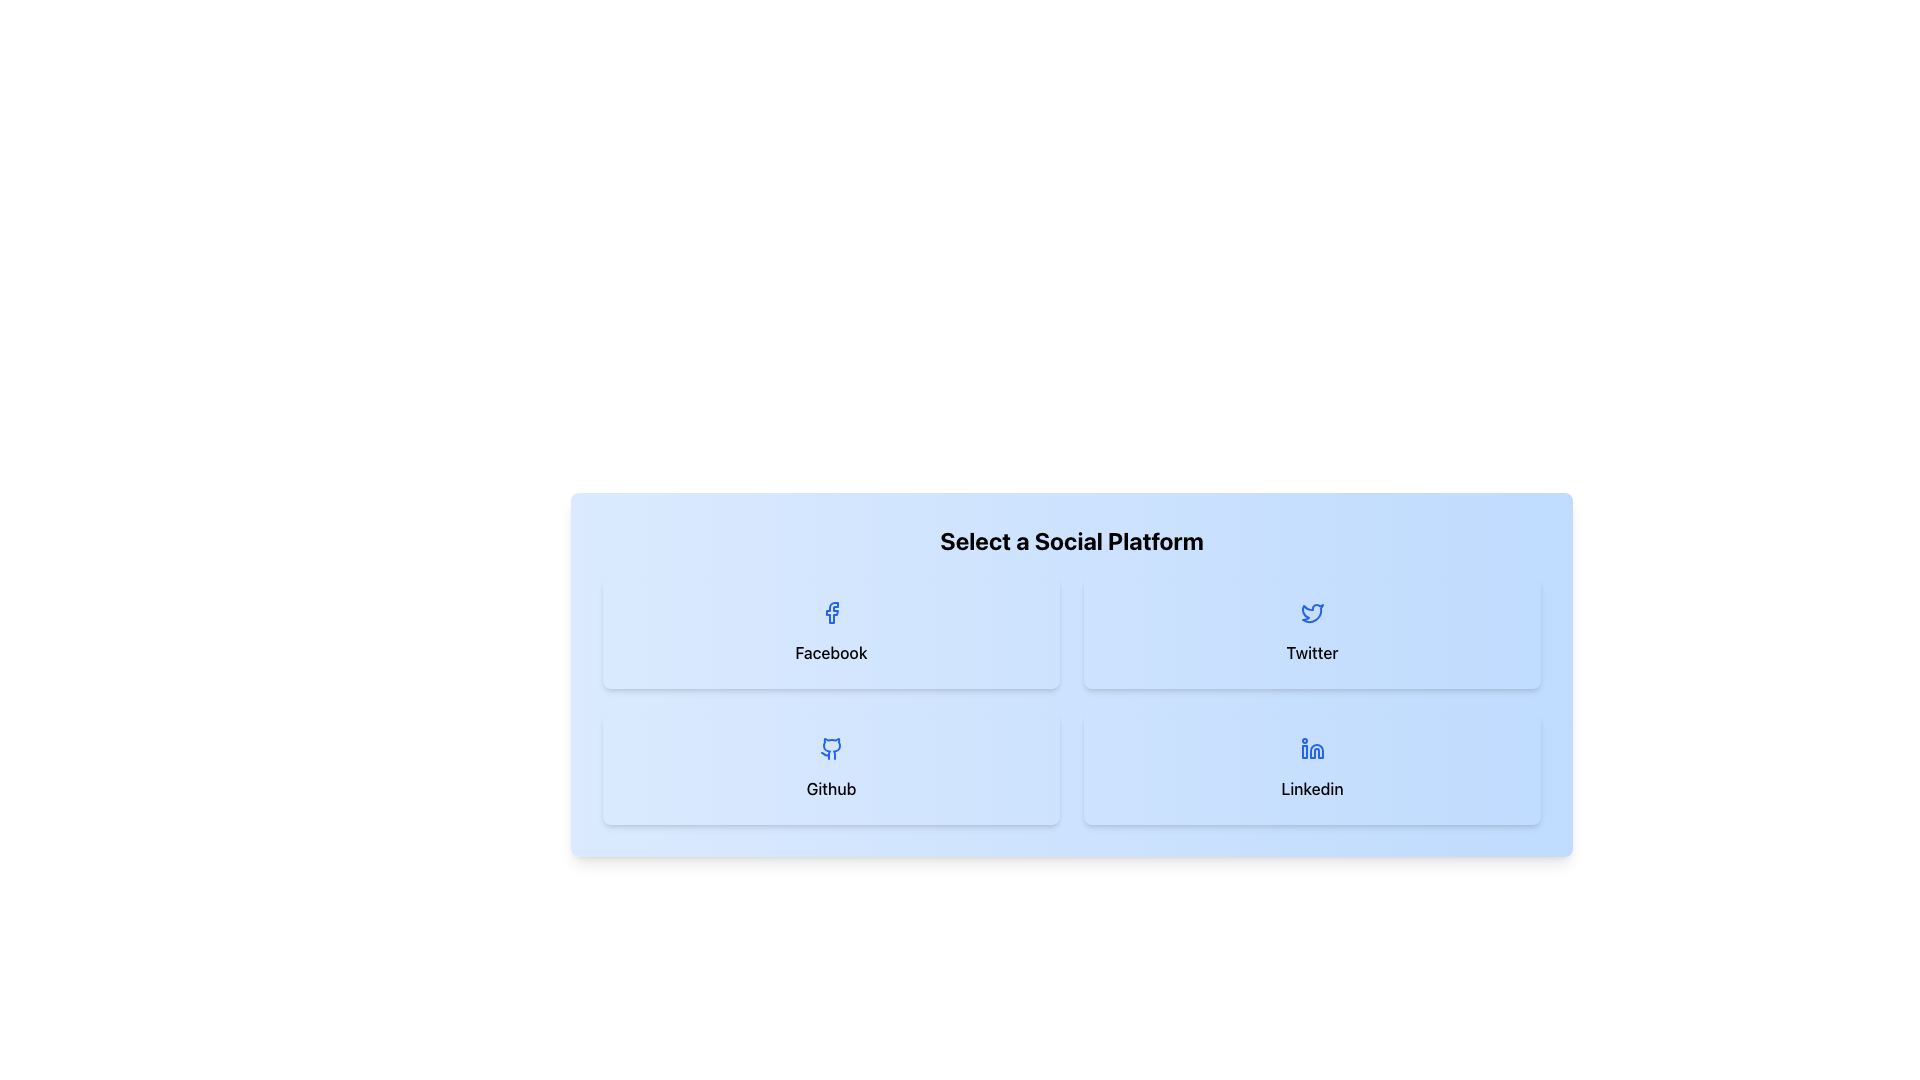 The image size is (1920, 1080). What do you see at coordinates (1070, 540) in the screenshot?
I see `text from the bold, large-sized headline that says 'Select a Social Platform', which is center-aligned in black font against a light blue gradient background` at bounding box center [1070, 540].